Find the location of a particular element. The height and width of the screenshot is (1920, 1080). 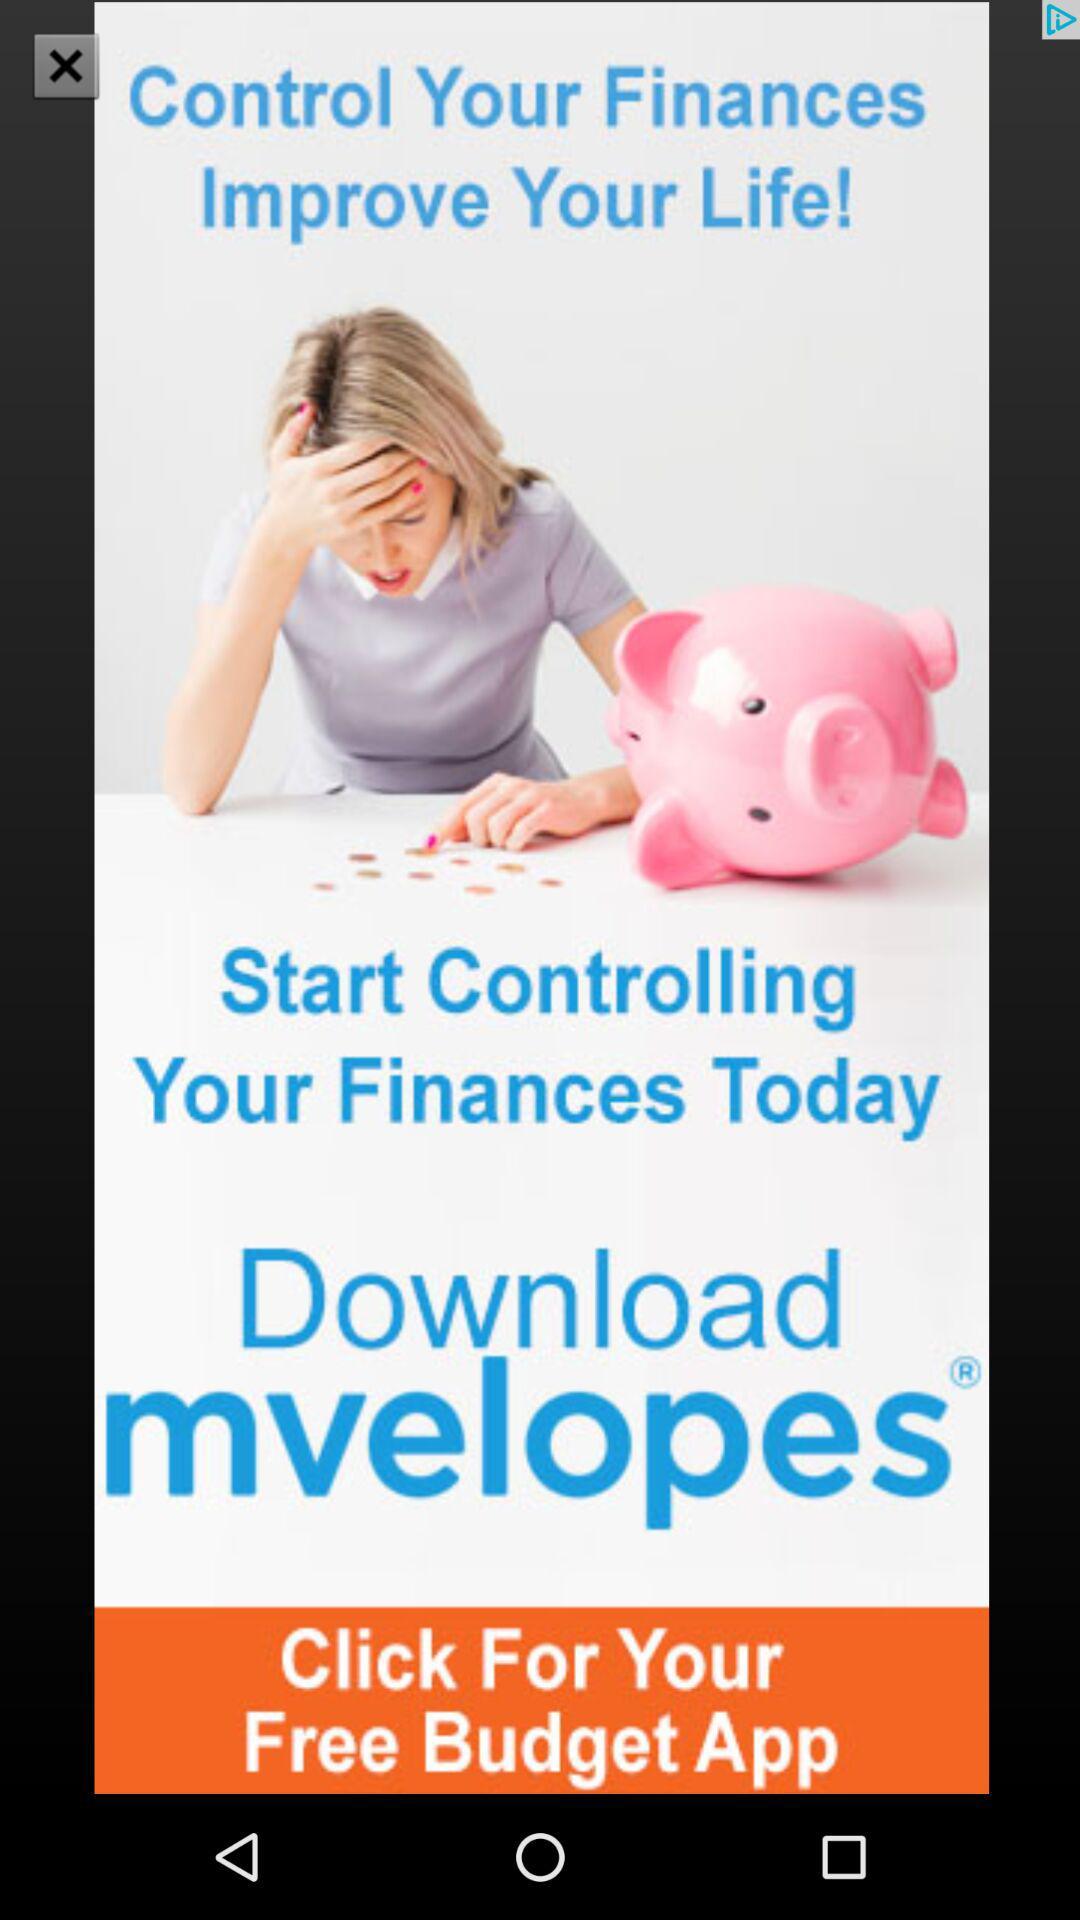

the close icon is located at coordinates (91, 97).